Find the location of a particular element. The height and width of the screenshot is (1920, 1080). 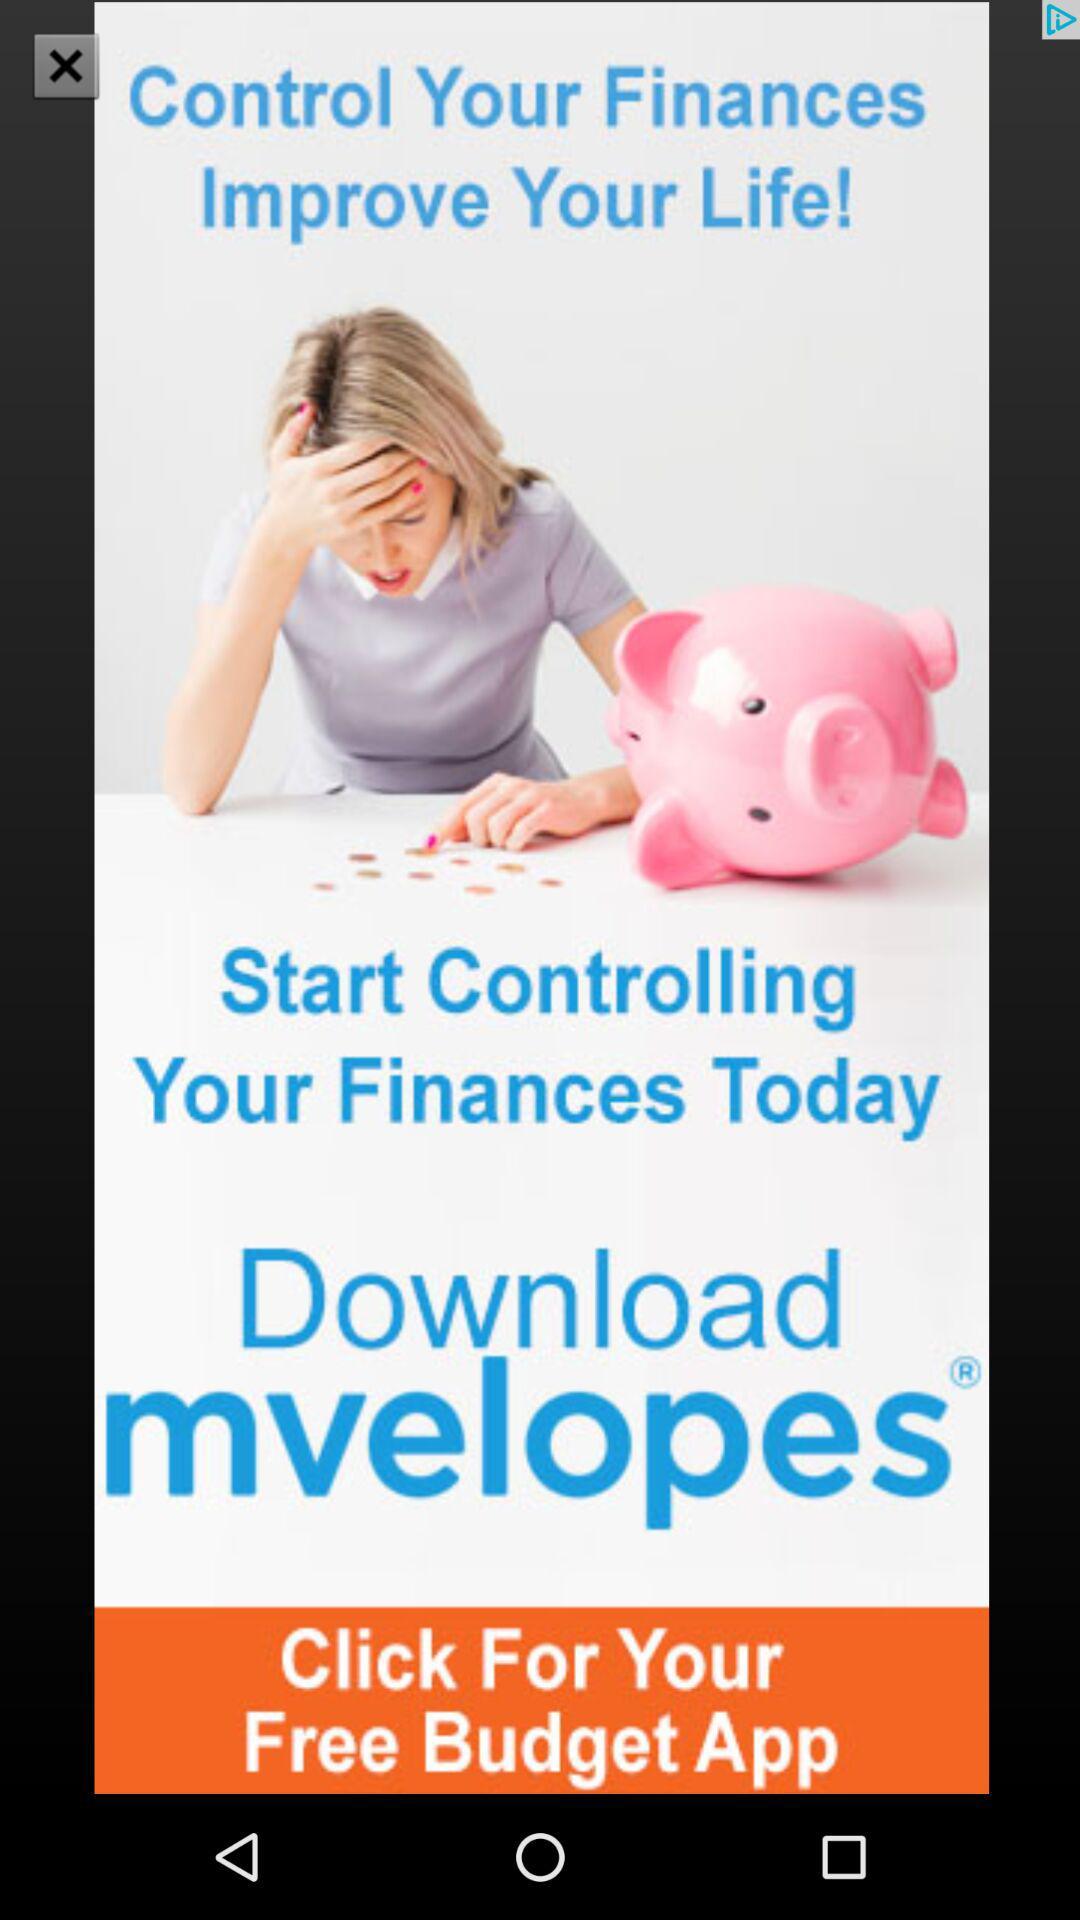

the close icon is located at coordinates (91, 97).